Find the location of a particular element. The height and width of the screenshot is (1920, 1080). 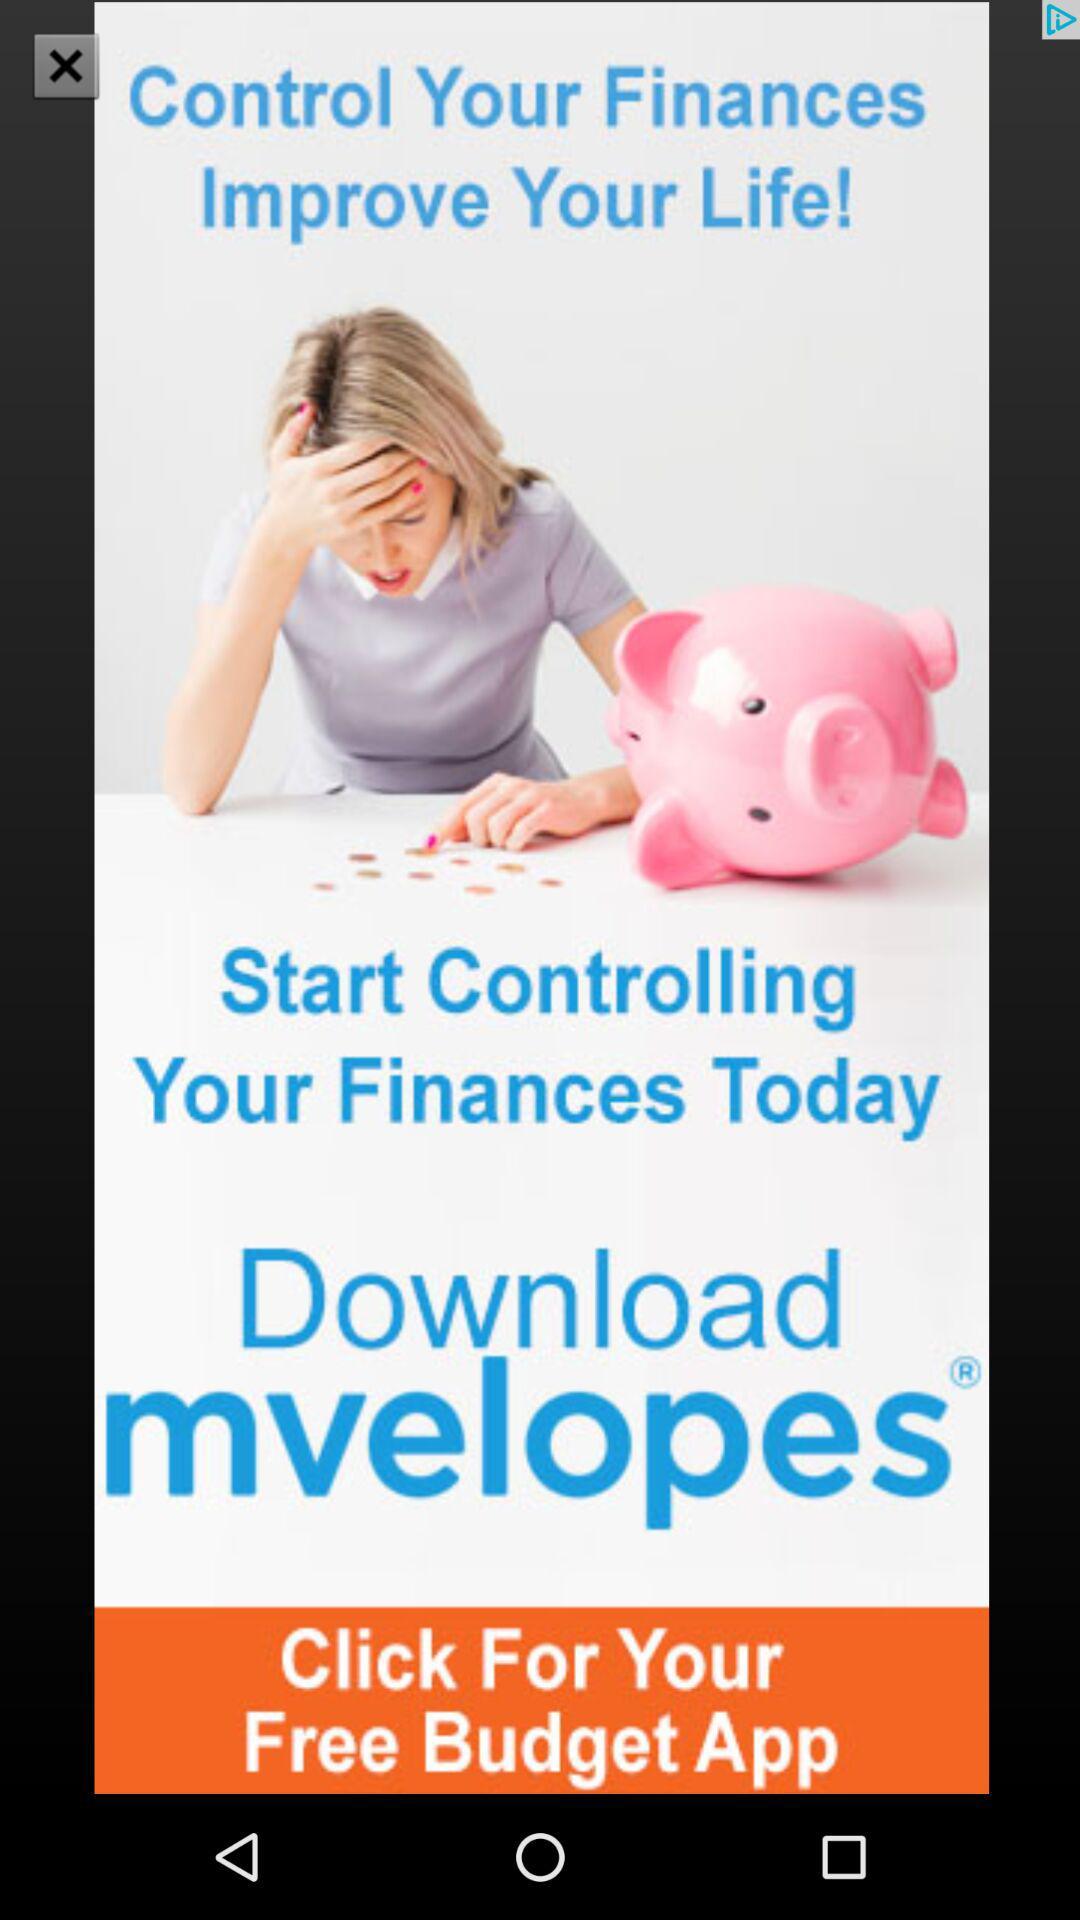

the close icon is located at coordinates (91, 97).